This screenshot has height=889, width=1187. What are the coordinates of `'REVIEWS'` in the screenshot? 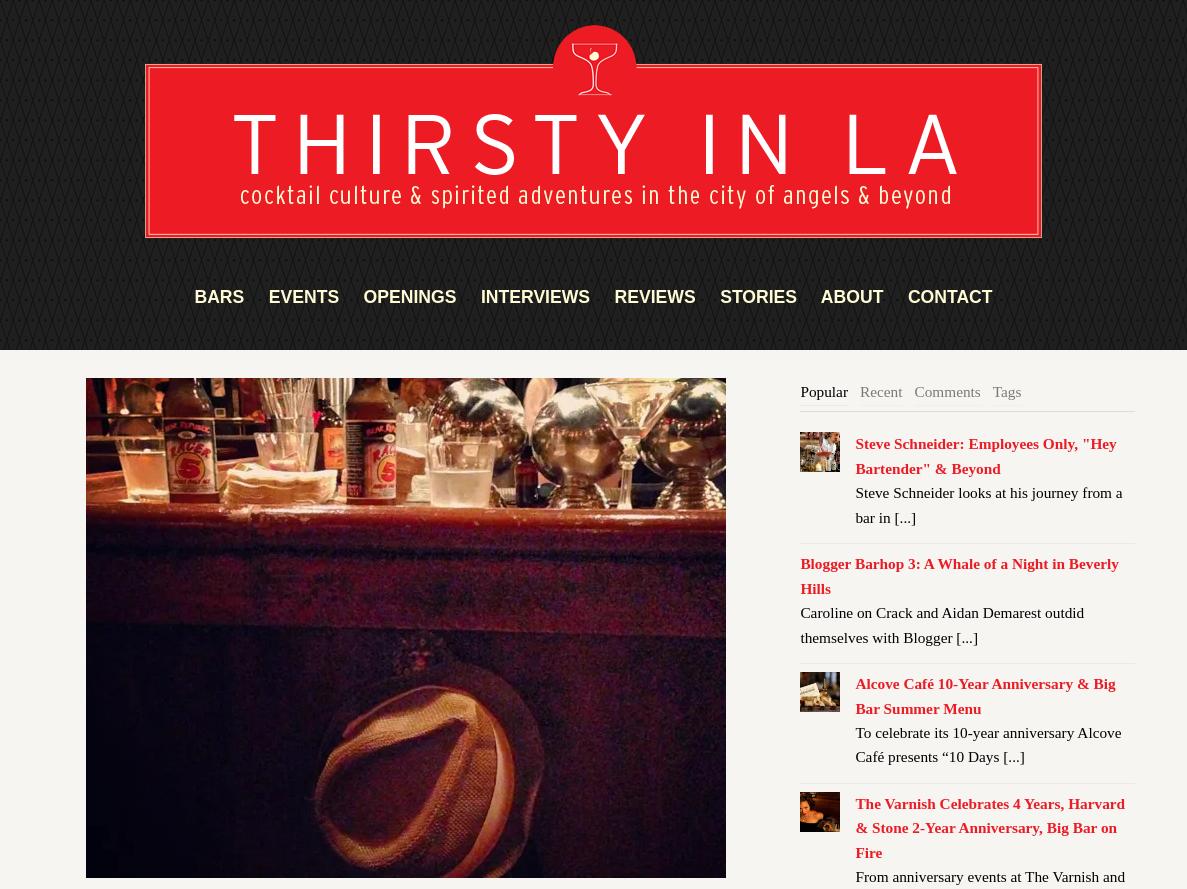 It's located at (653, 296).